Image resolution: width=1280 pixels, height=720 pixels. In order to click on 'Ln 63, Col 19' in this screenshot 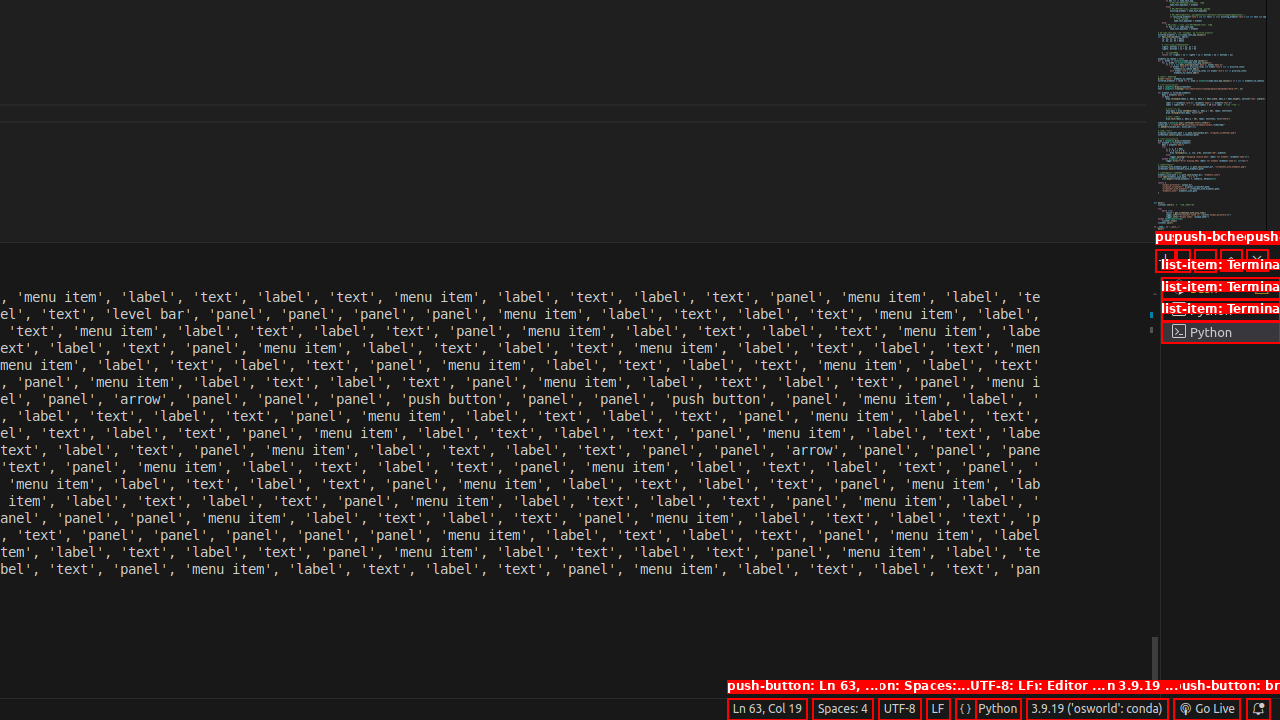, I will do `click(765, 707)`.